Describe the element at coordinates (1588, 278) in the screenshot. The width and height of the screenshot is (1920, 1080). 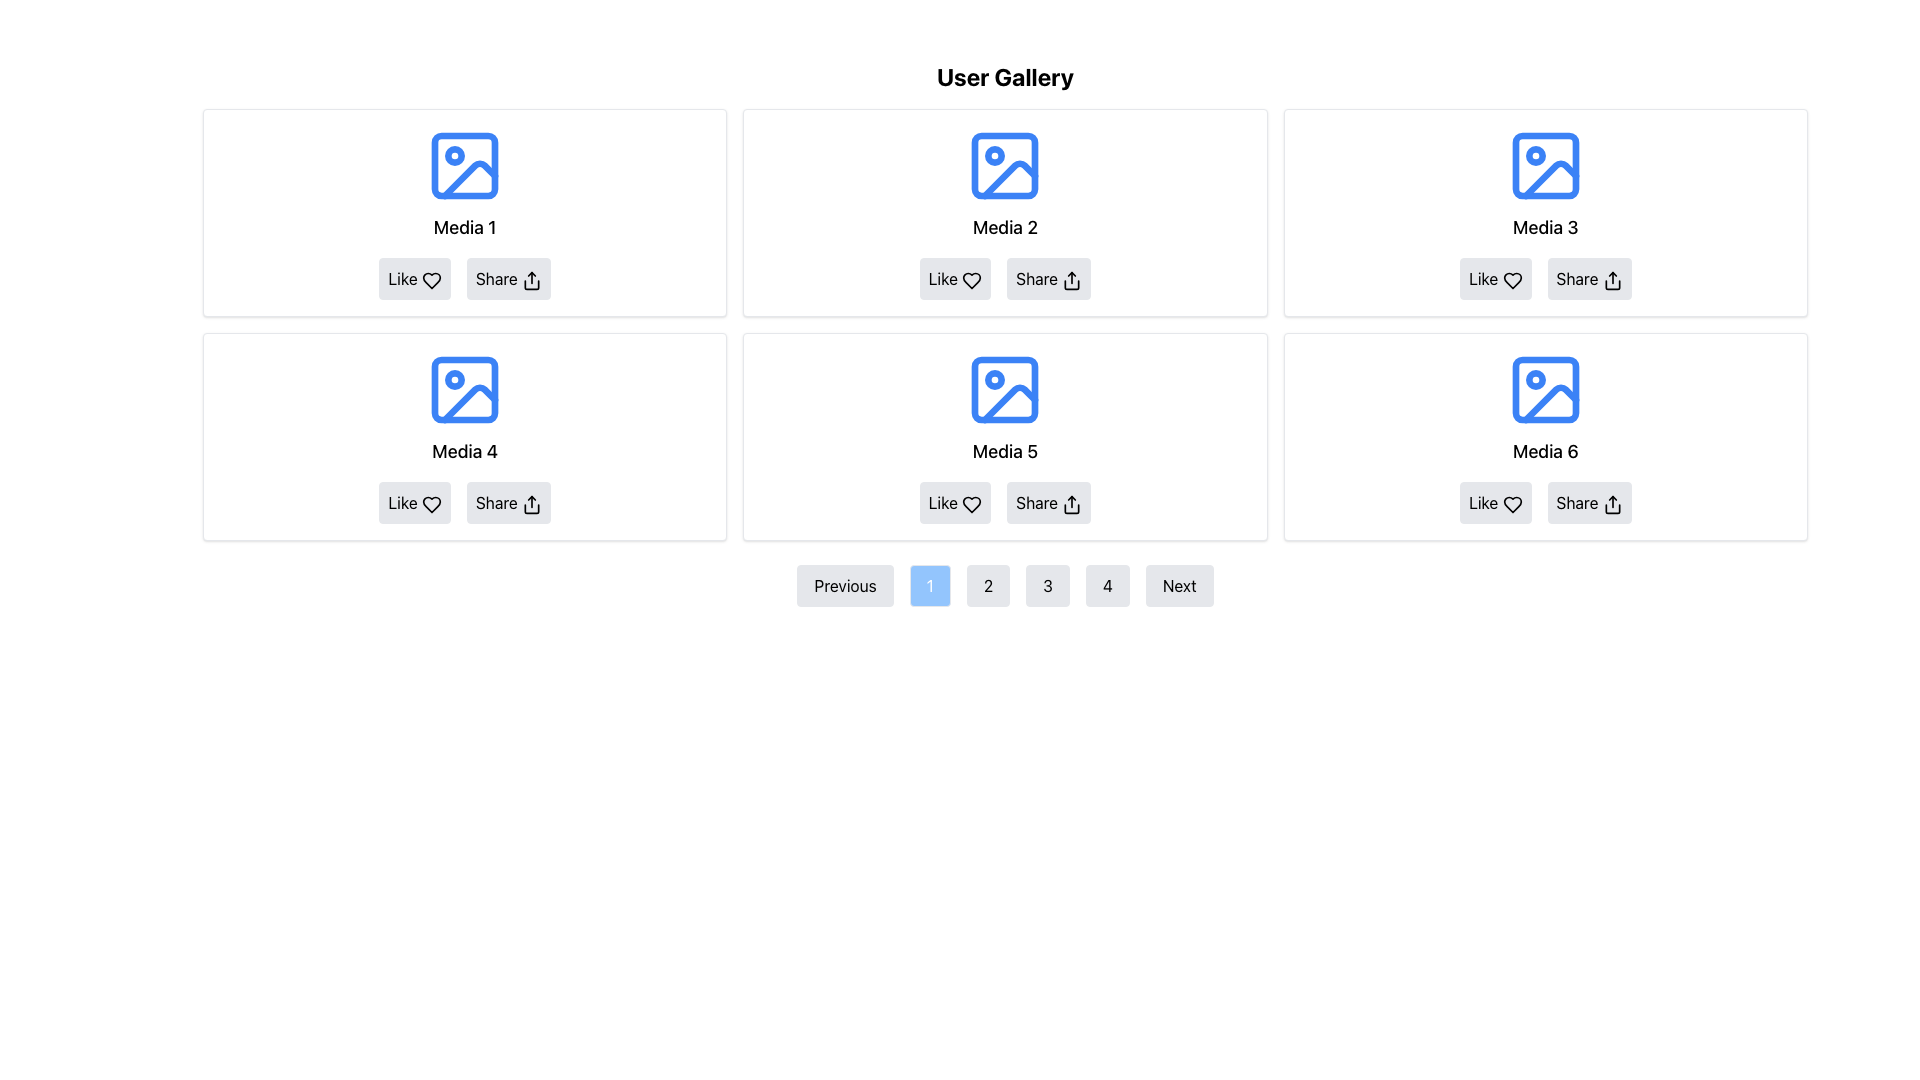
I see `the 'Share' button, which is a rectangular button with a gray background and a share icon, located below 'Media 3'` at that location.